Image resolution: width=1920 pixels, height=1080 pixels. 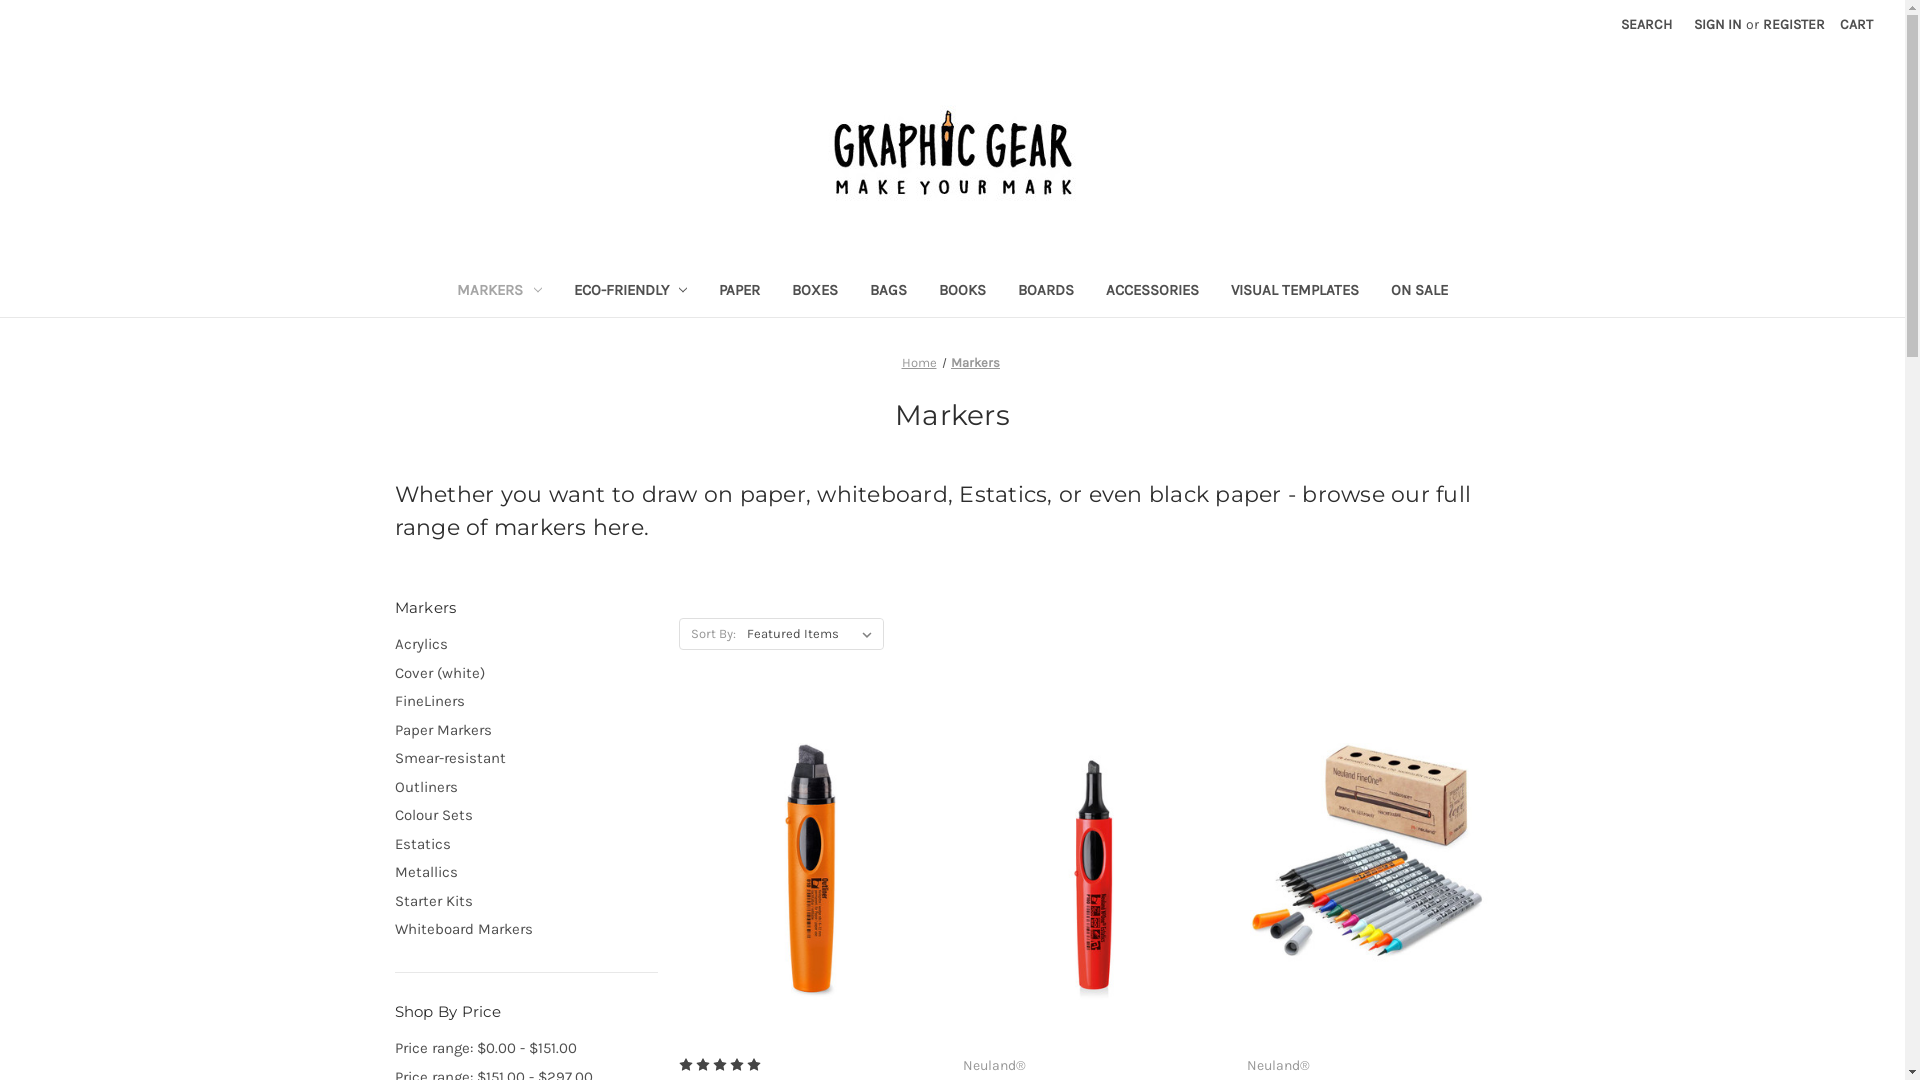 I want to click on 'PAPER', so click(x=738, y=292).